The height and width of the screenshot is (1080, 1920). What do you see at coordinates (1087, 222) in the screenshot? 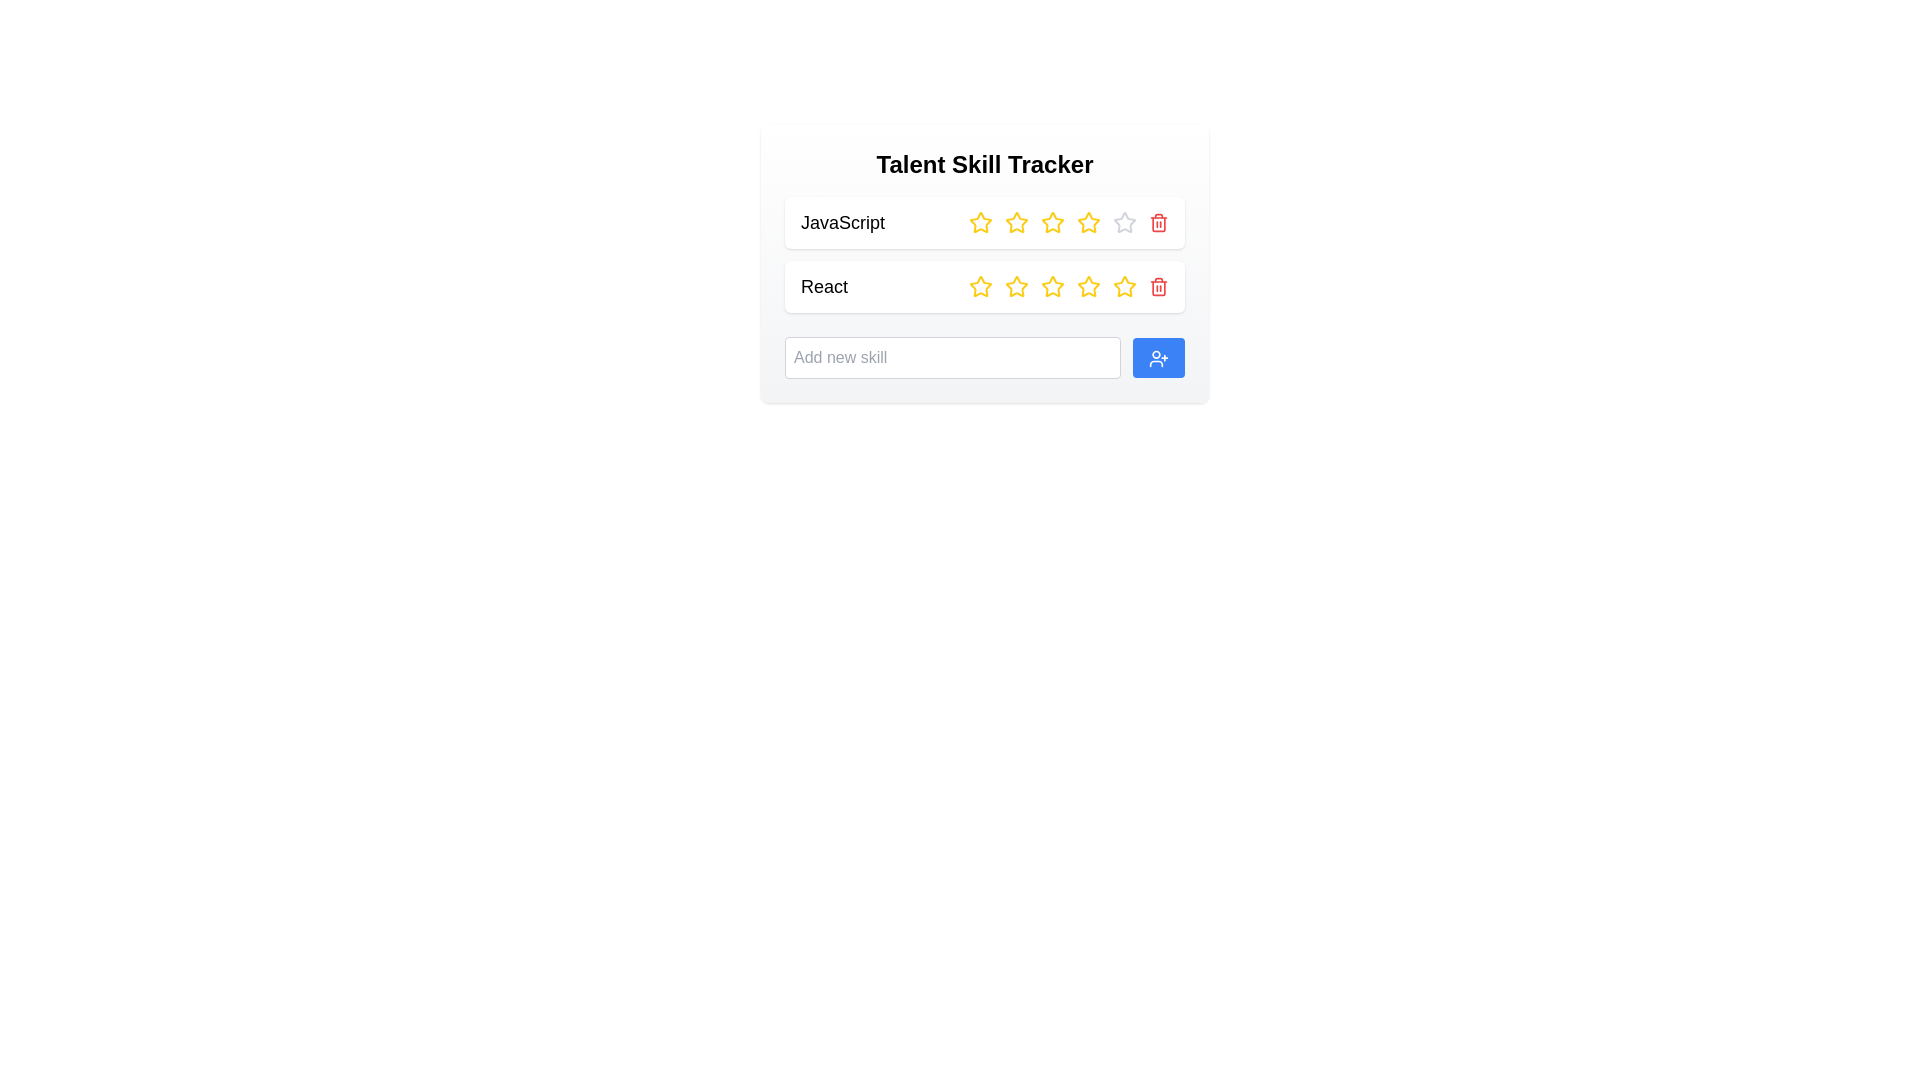
I see `on the fourth star rating icon for the 'JavaScript' skill` at bounding box center [1087, 222].